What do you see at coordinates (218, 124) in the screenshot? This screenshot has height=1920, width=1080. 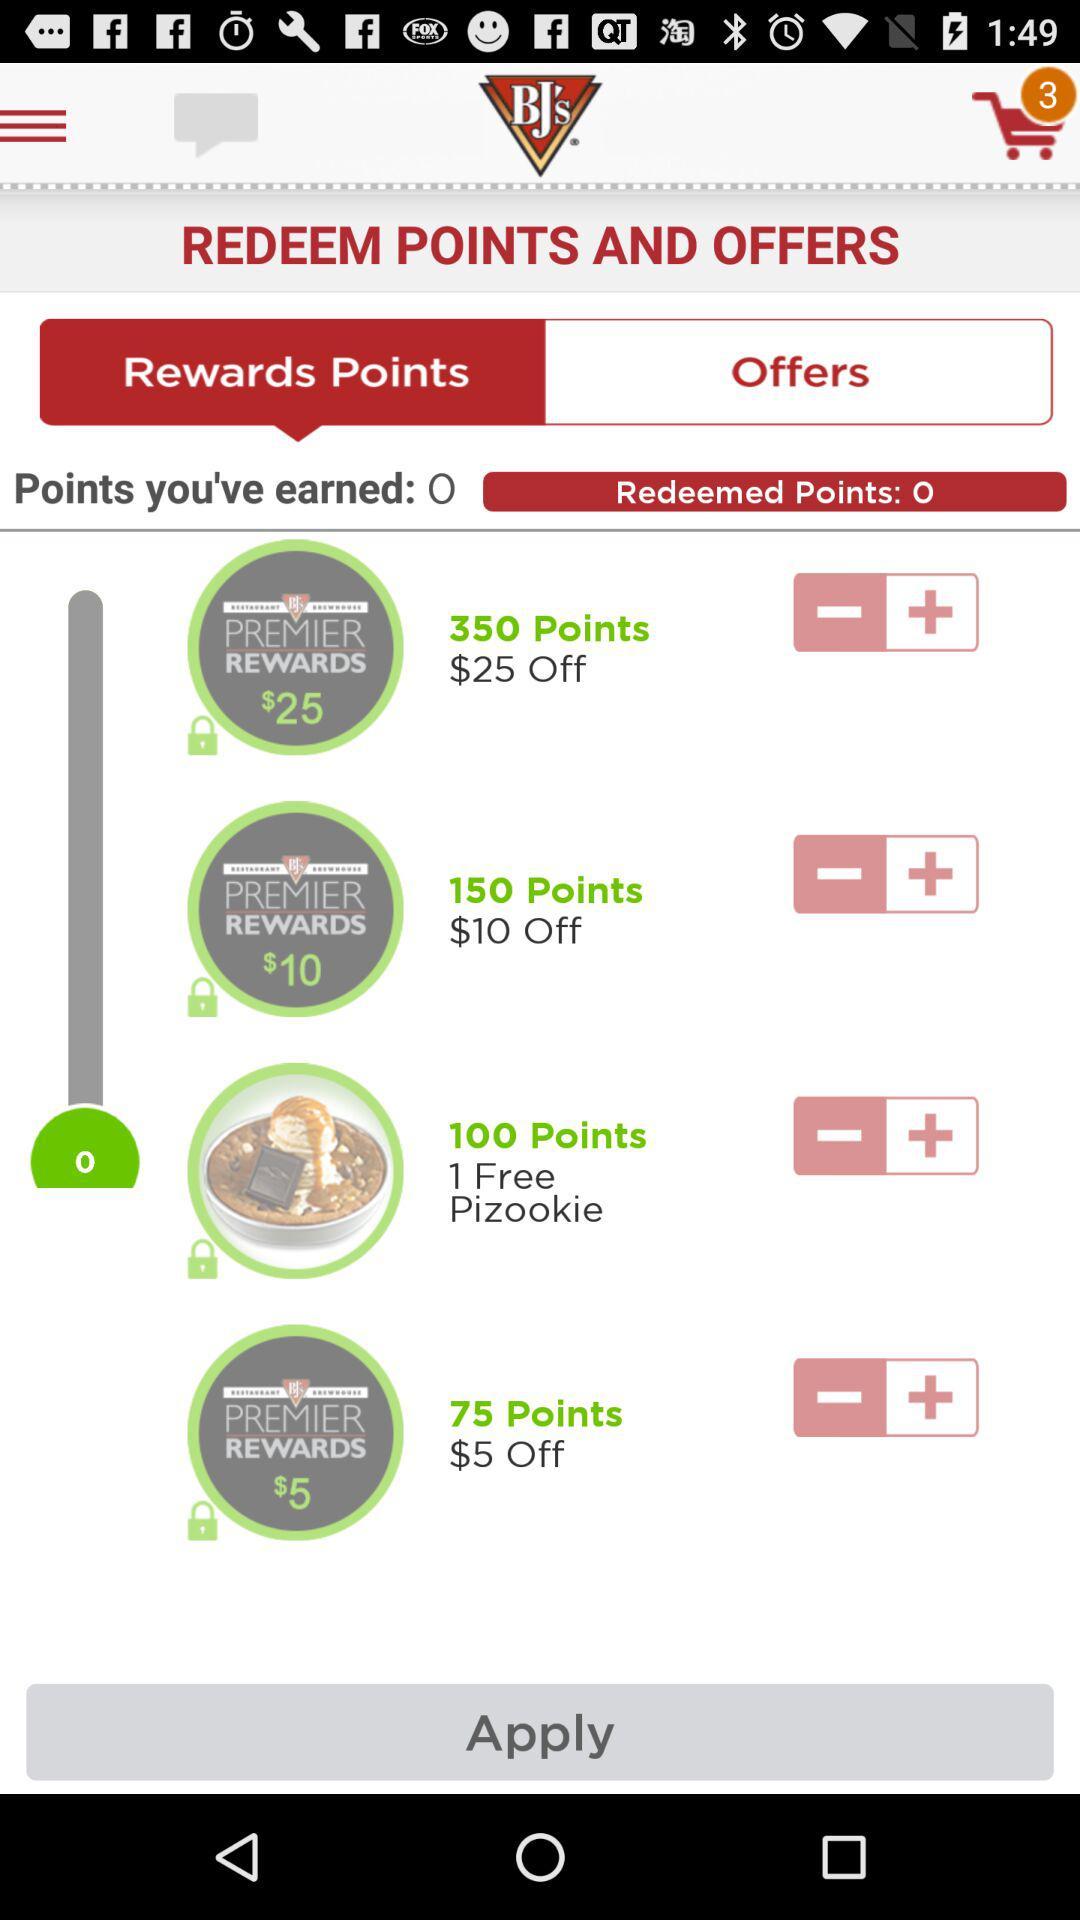 I see `message page` at bounding box center [218, 124].